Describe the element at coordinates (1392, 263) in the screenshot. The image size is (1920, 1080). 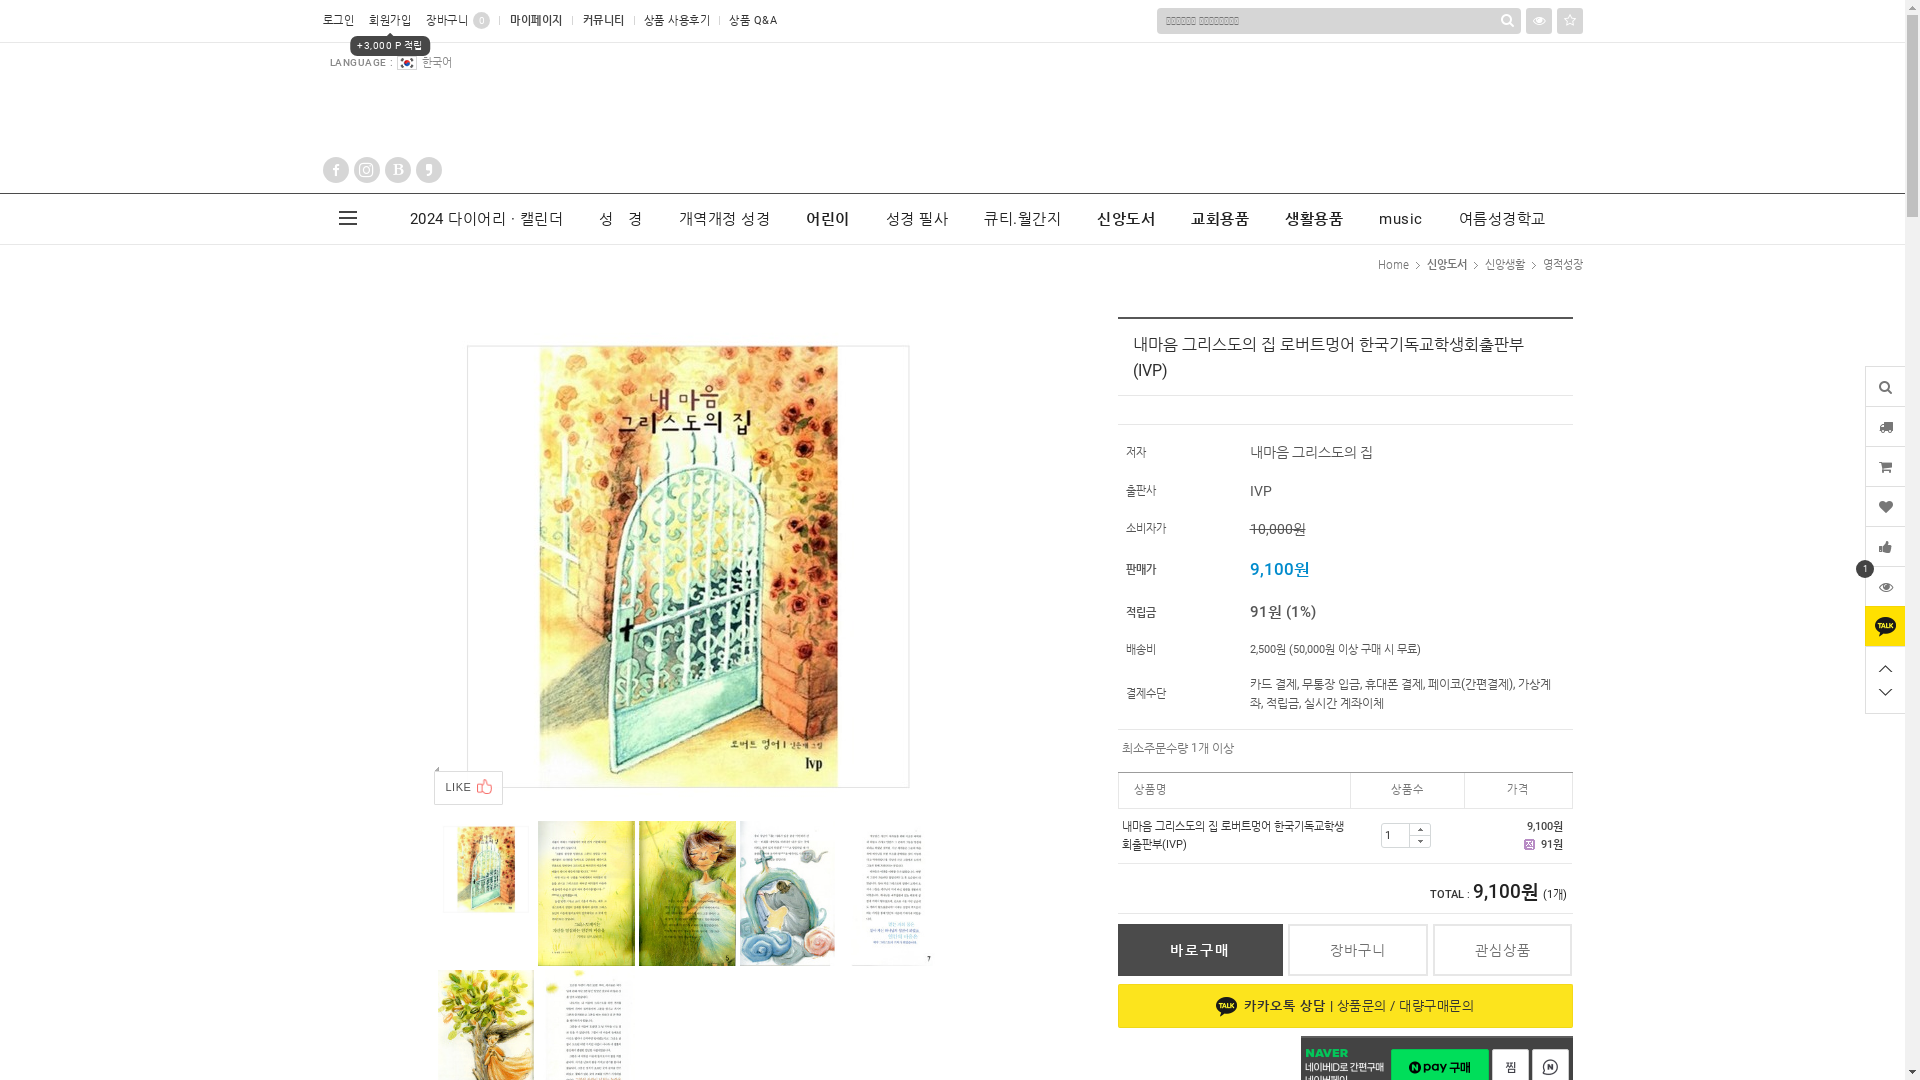
I see `'Home'` at that location.